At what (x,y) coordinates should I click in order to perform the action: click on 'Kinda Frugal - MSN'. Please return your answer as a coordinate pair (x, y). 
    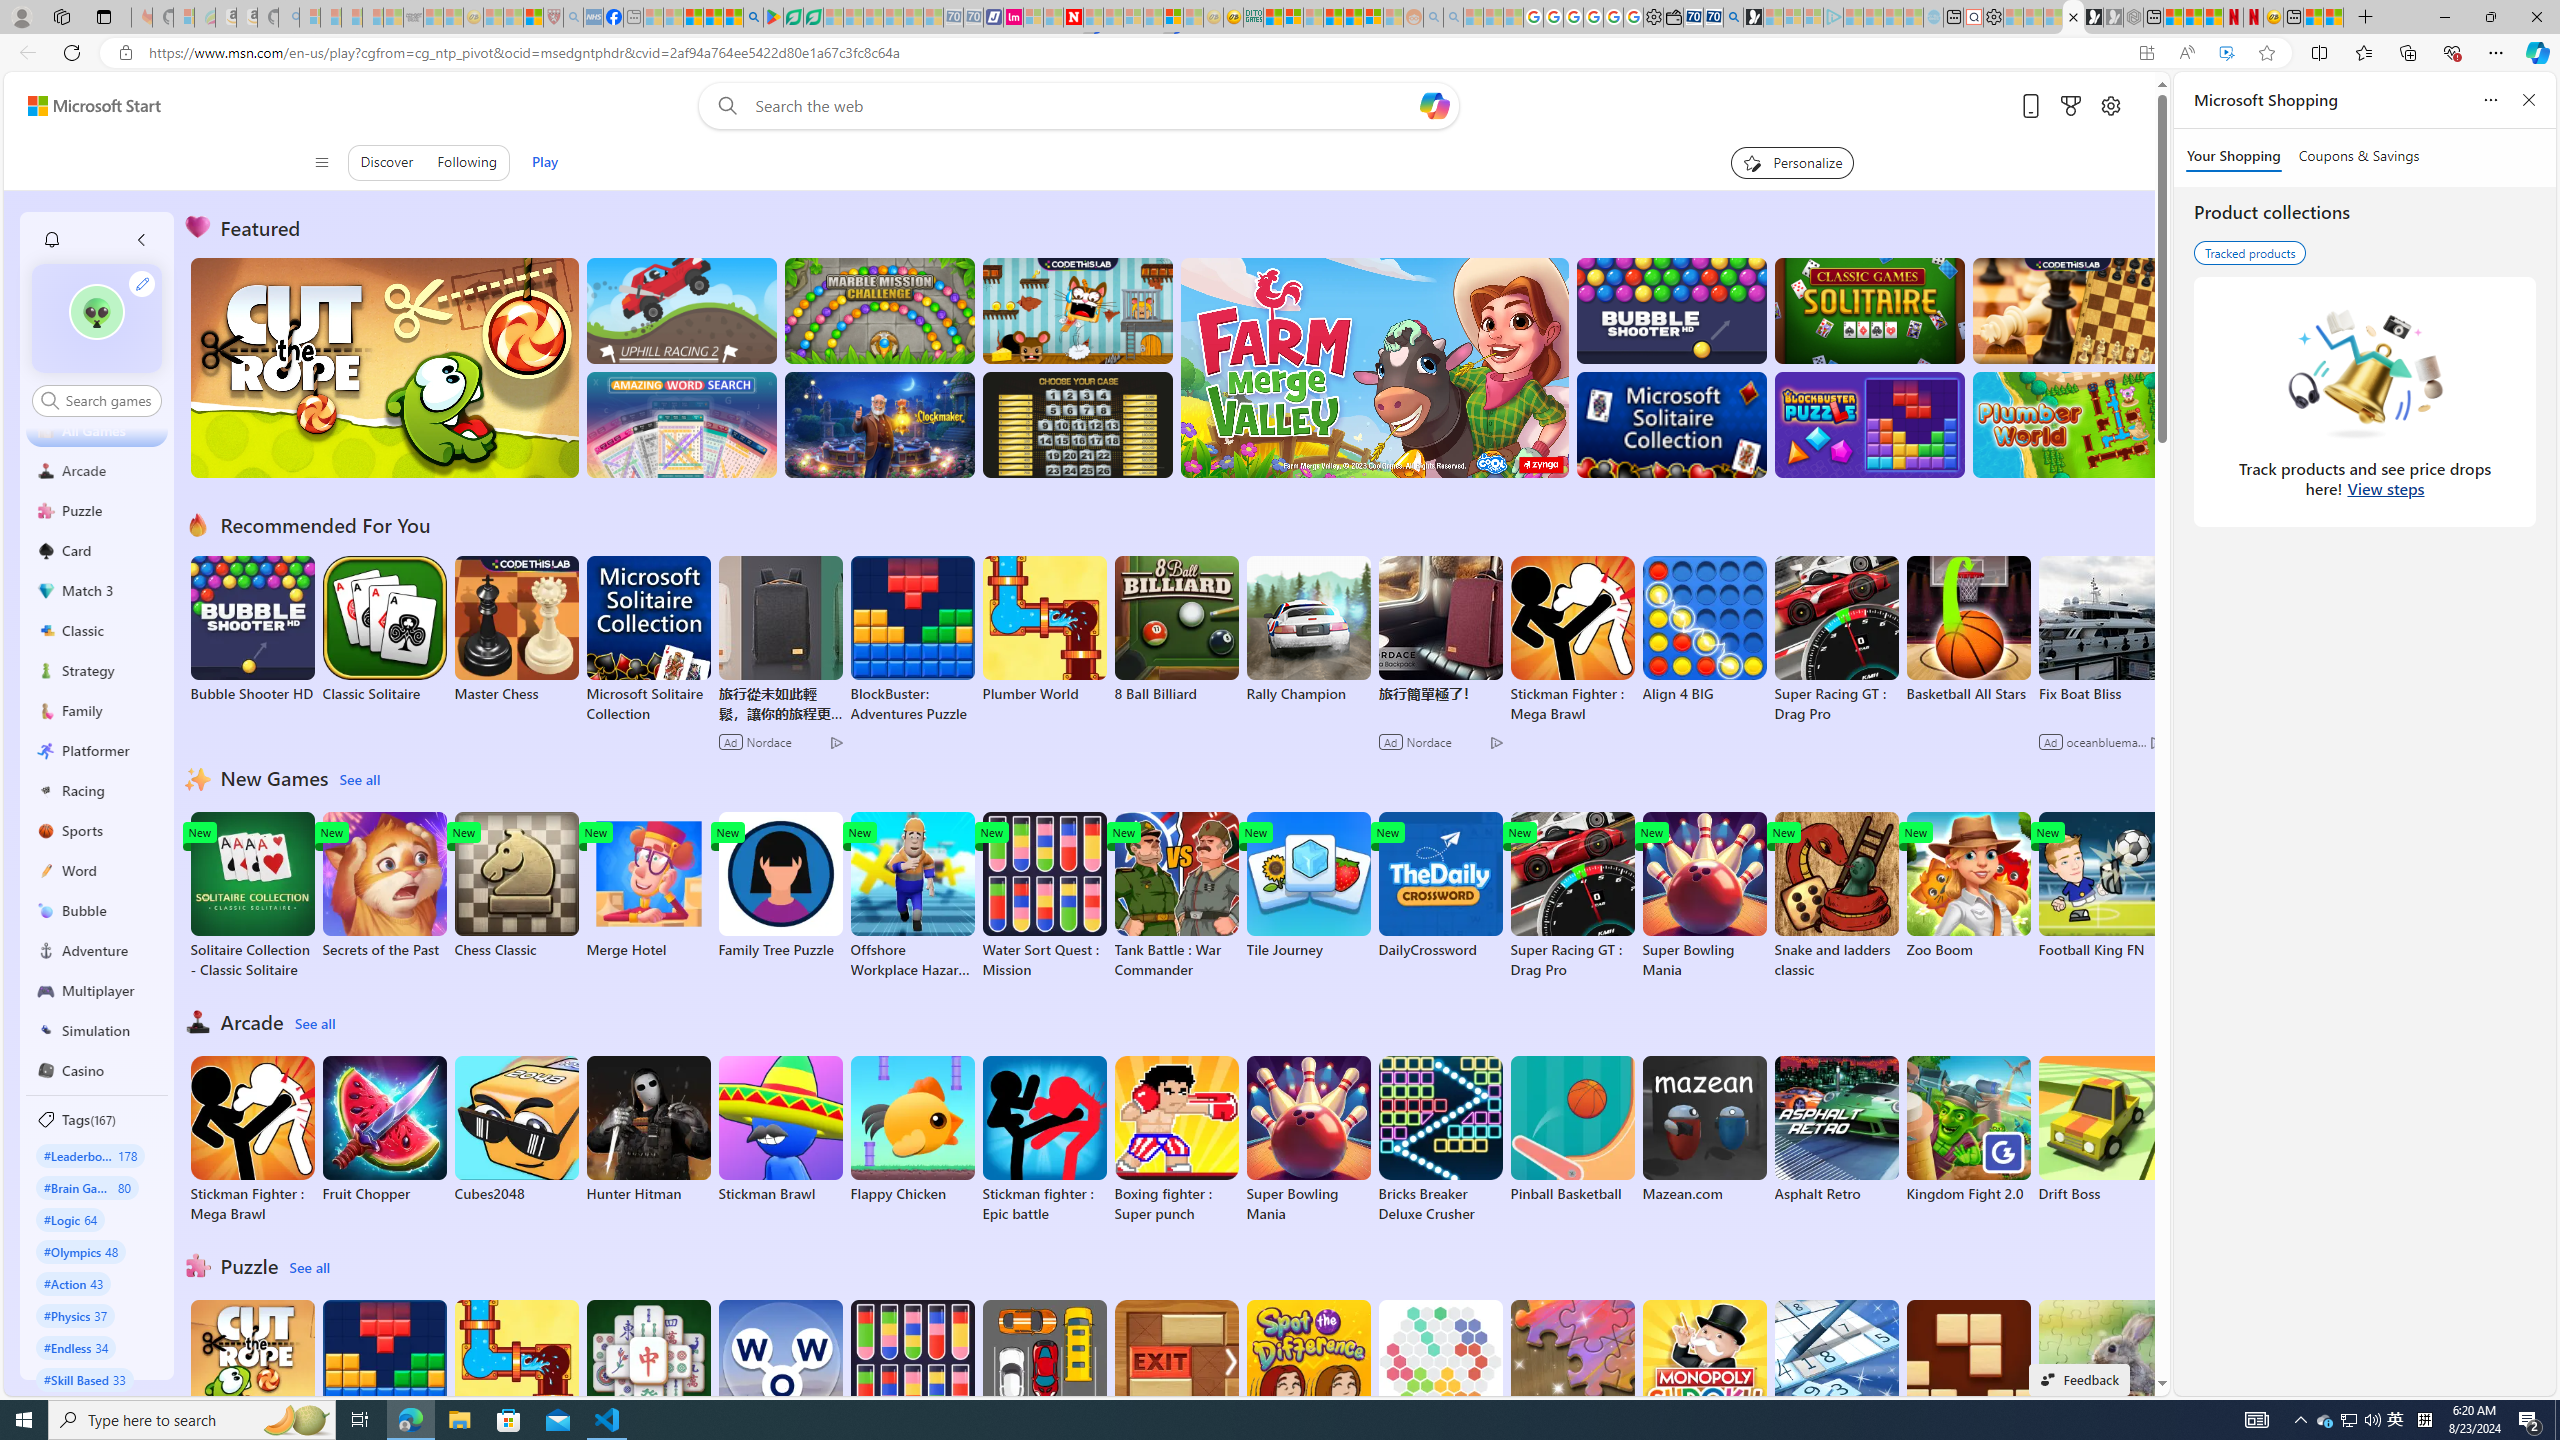
    Looking at the image, I should click on (1352, 16).